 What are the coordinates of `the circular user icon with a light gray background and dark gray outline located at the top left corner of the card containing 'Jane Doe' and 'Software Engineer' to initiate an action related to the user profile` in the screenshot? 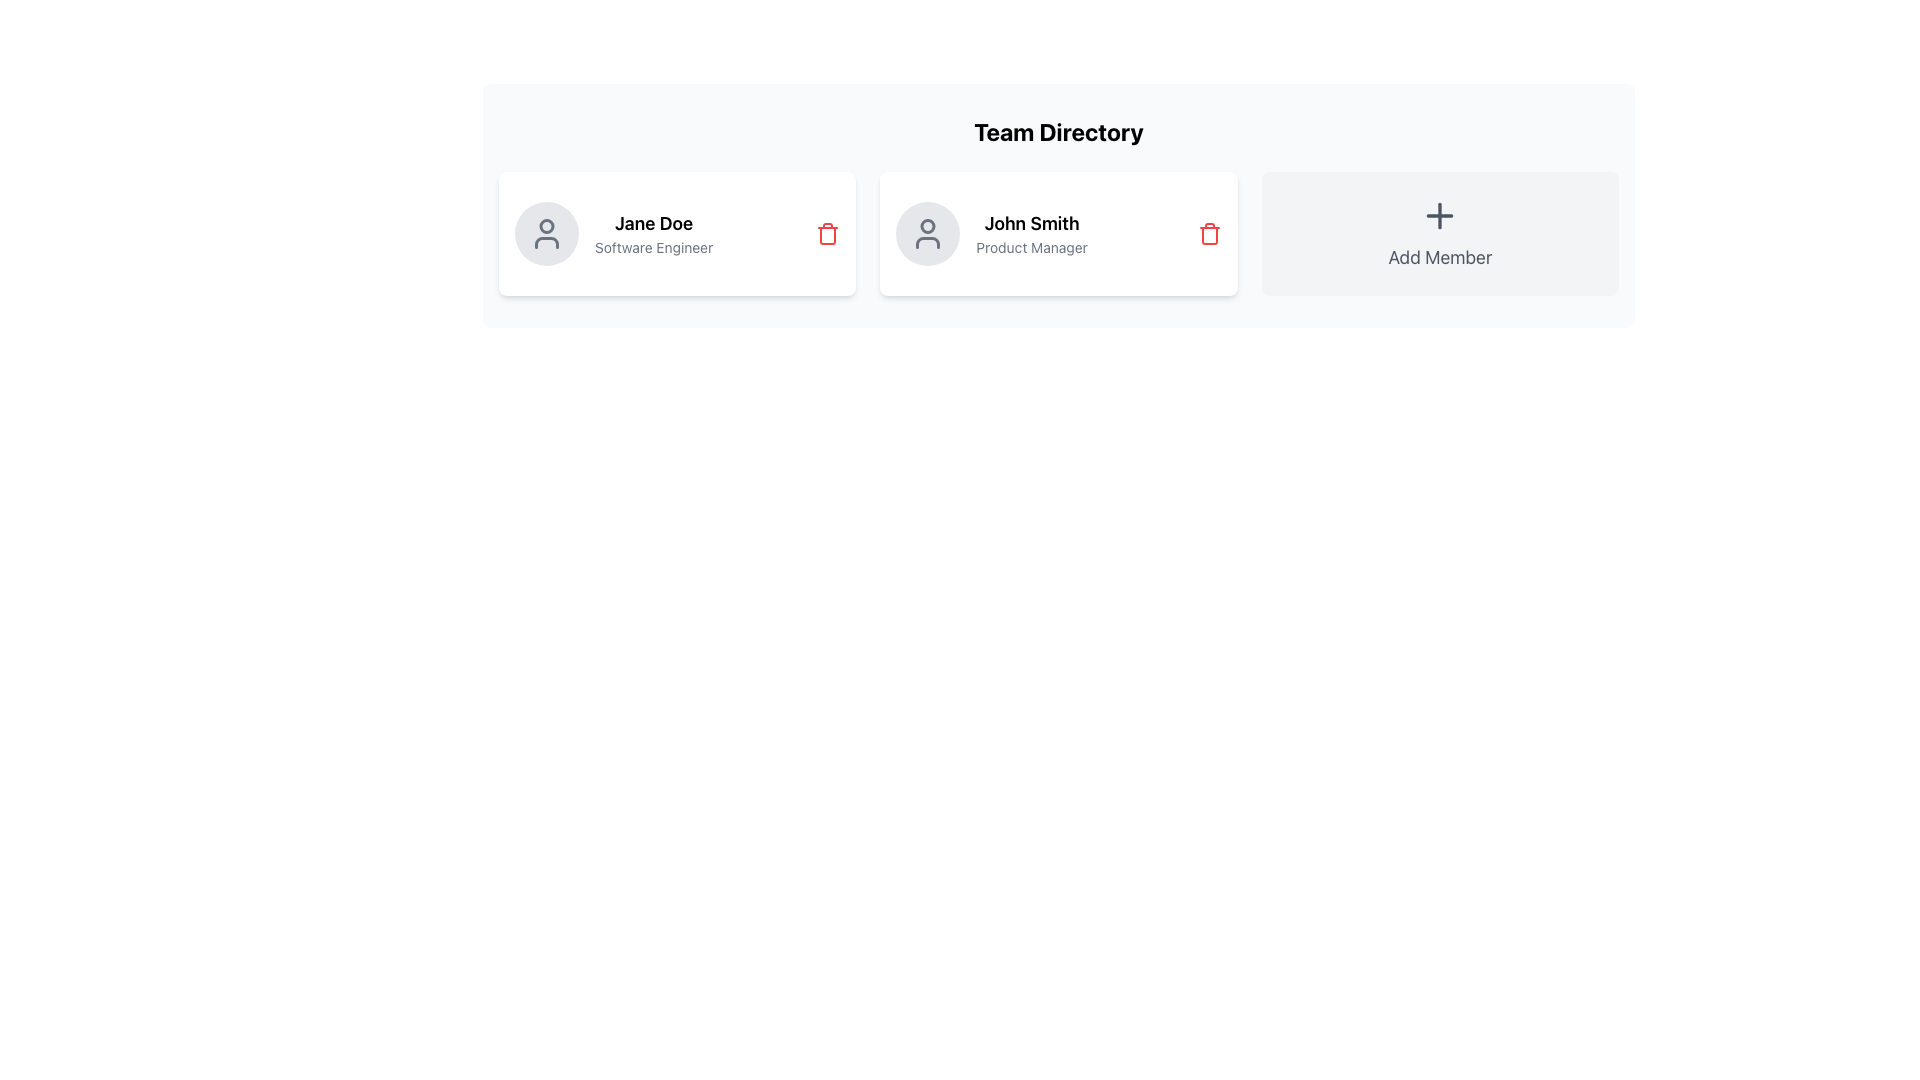 It's located at (547, 233).